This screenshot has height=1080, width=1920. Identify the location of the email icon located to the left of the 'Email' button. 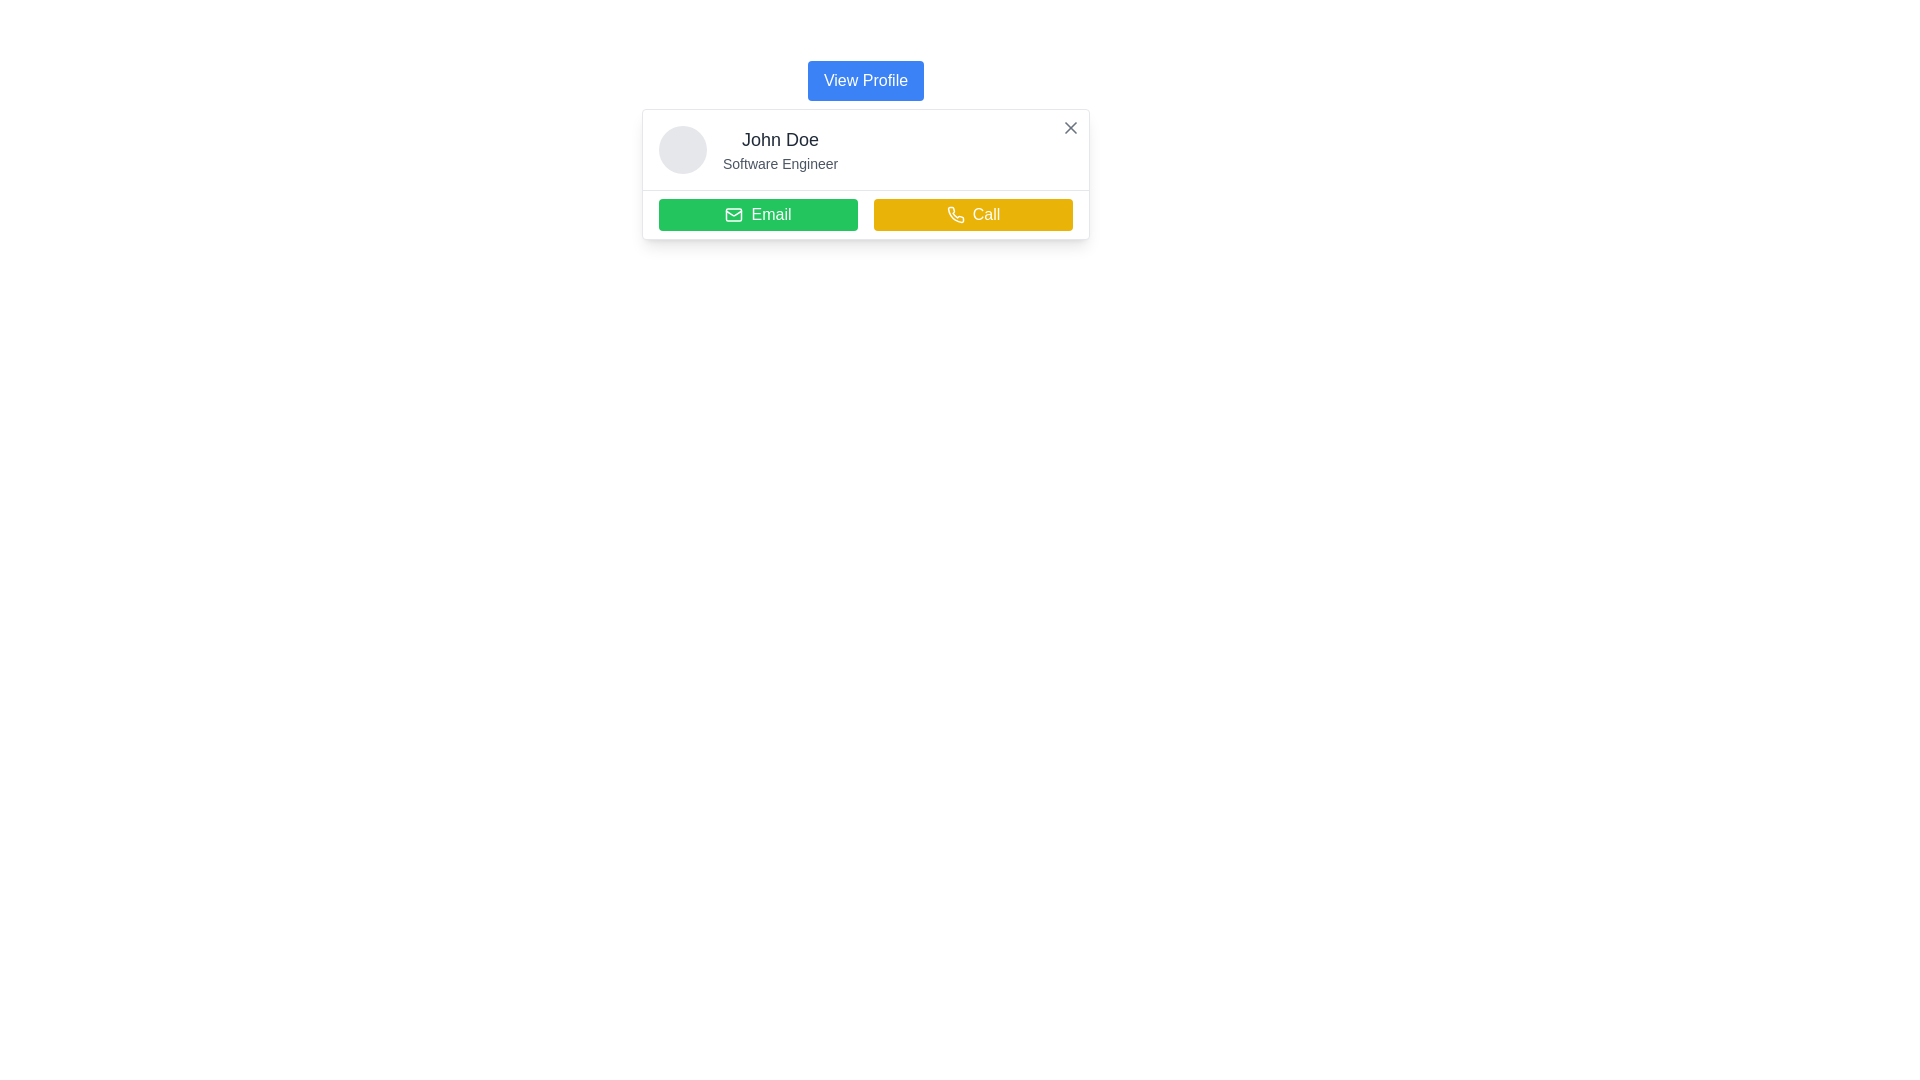
(733, 215).